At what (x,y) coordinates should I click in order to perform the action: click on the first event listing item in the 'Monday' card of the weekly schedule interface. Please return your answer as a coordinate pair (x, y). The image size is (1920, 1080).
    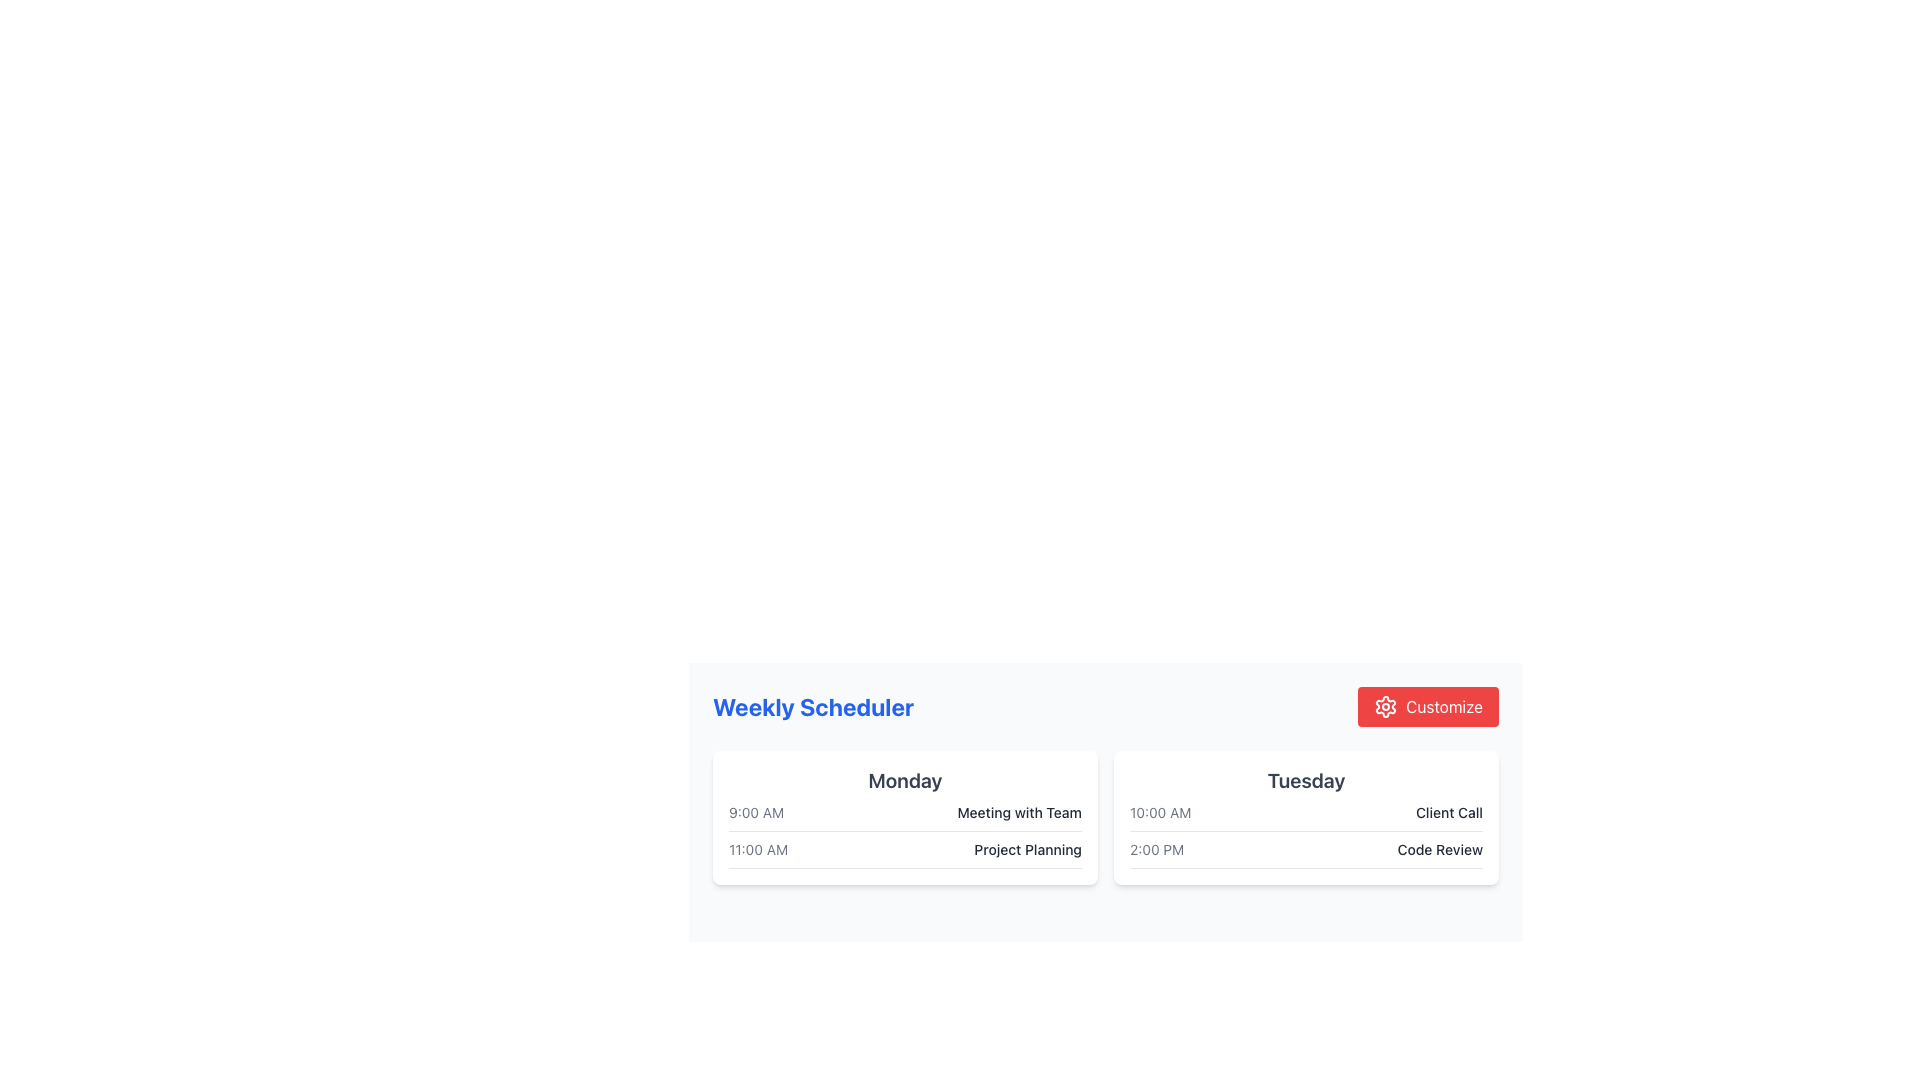
    Looking at the image, I should click on (904, 813).